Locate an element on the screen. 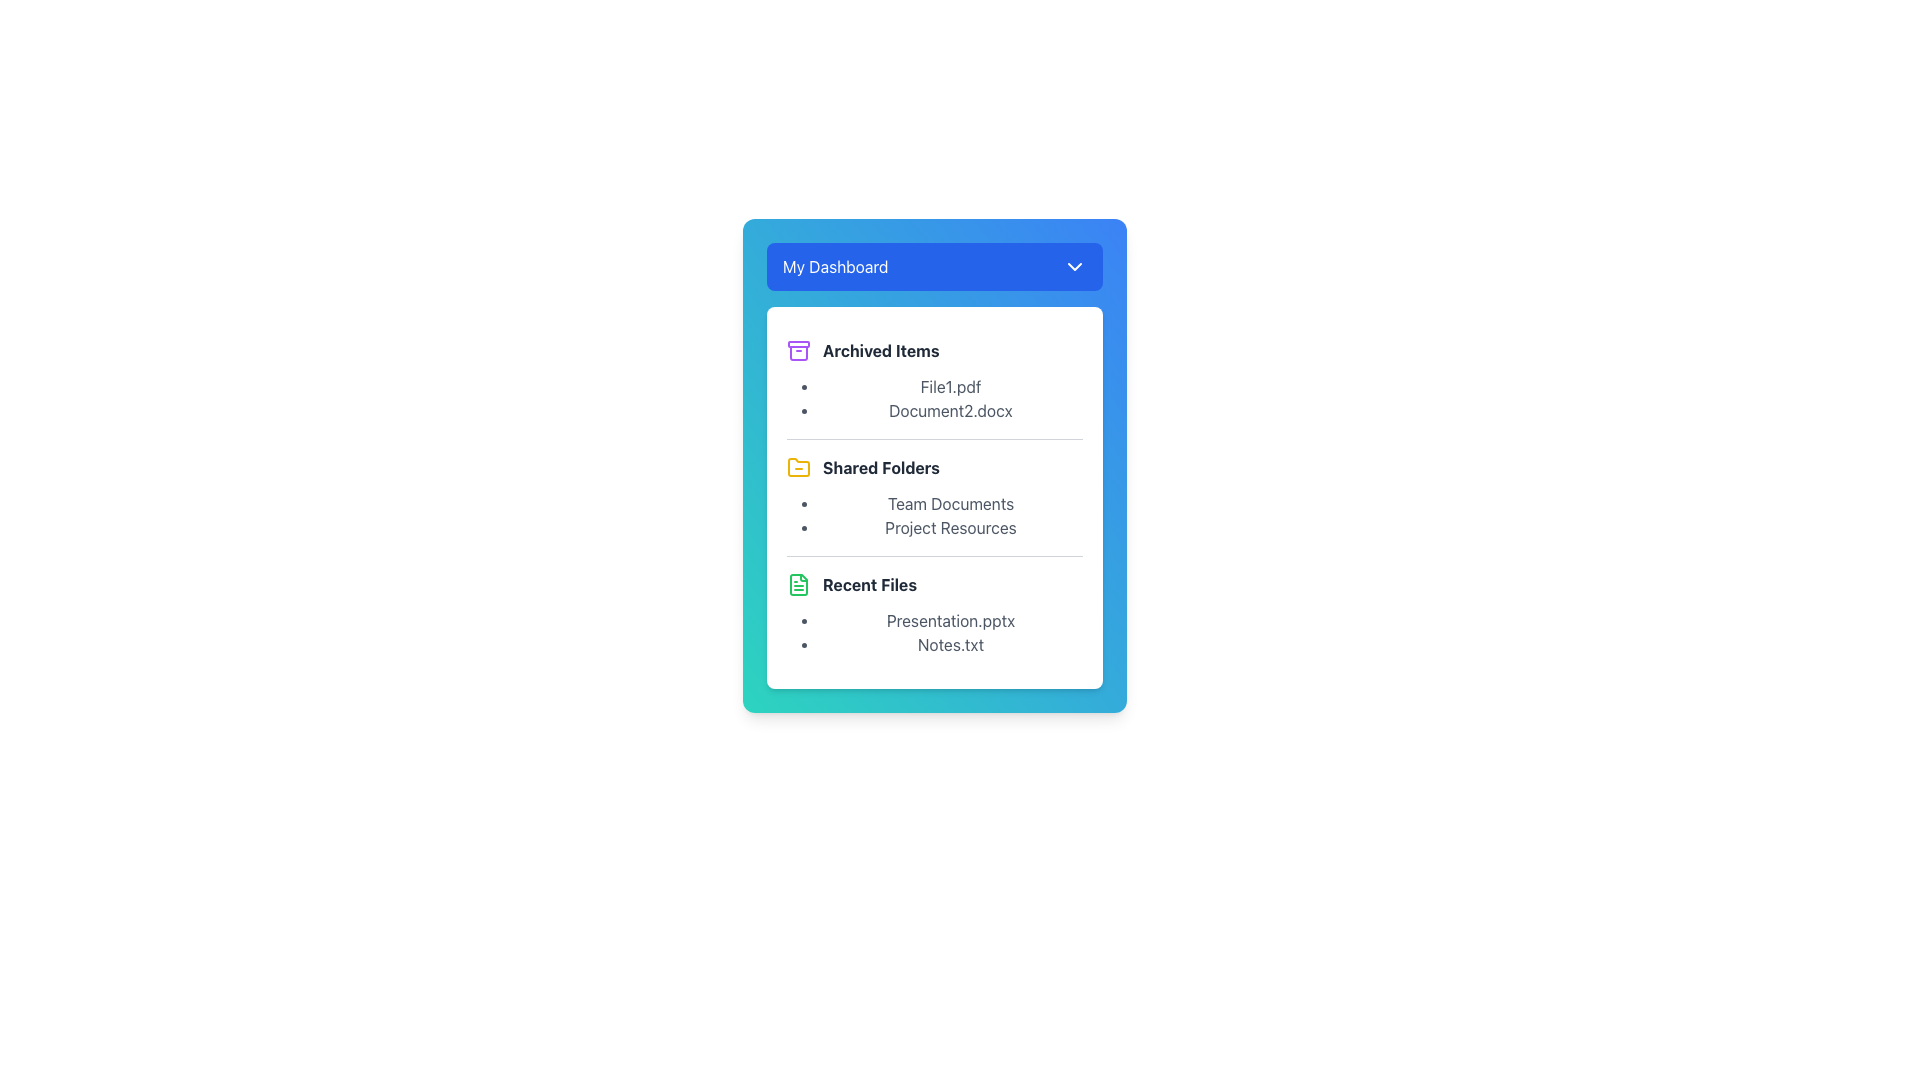 Image resolution: width=1920 pixels, height=1080 pixels. the 'Project Resources' text label, which is the second item under the 'Shared Folders' section is located at coordinates (949, 527).